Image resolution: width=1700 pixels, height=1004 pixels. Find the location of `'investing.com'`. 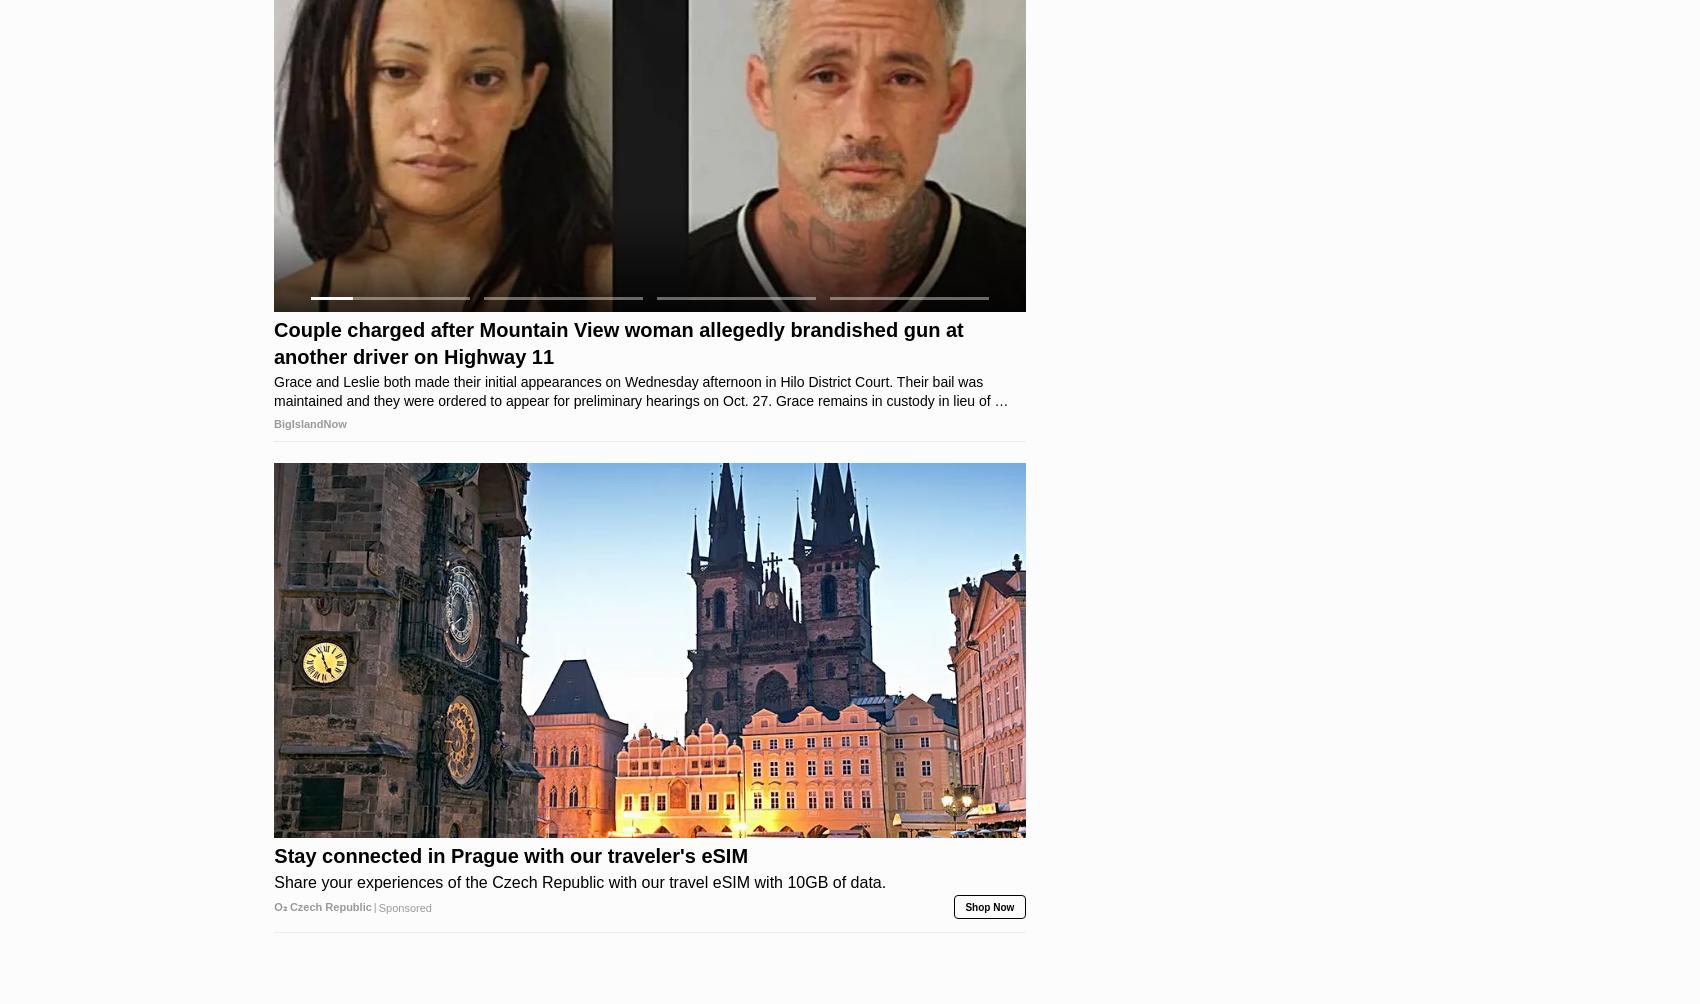

'investing.com' is located at coordinates (310, 353).